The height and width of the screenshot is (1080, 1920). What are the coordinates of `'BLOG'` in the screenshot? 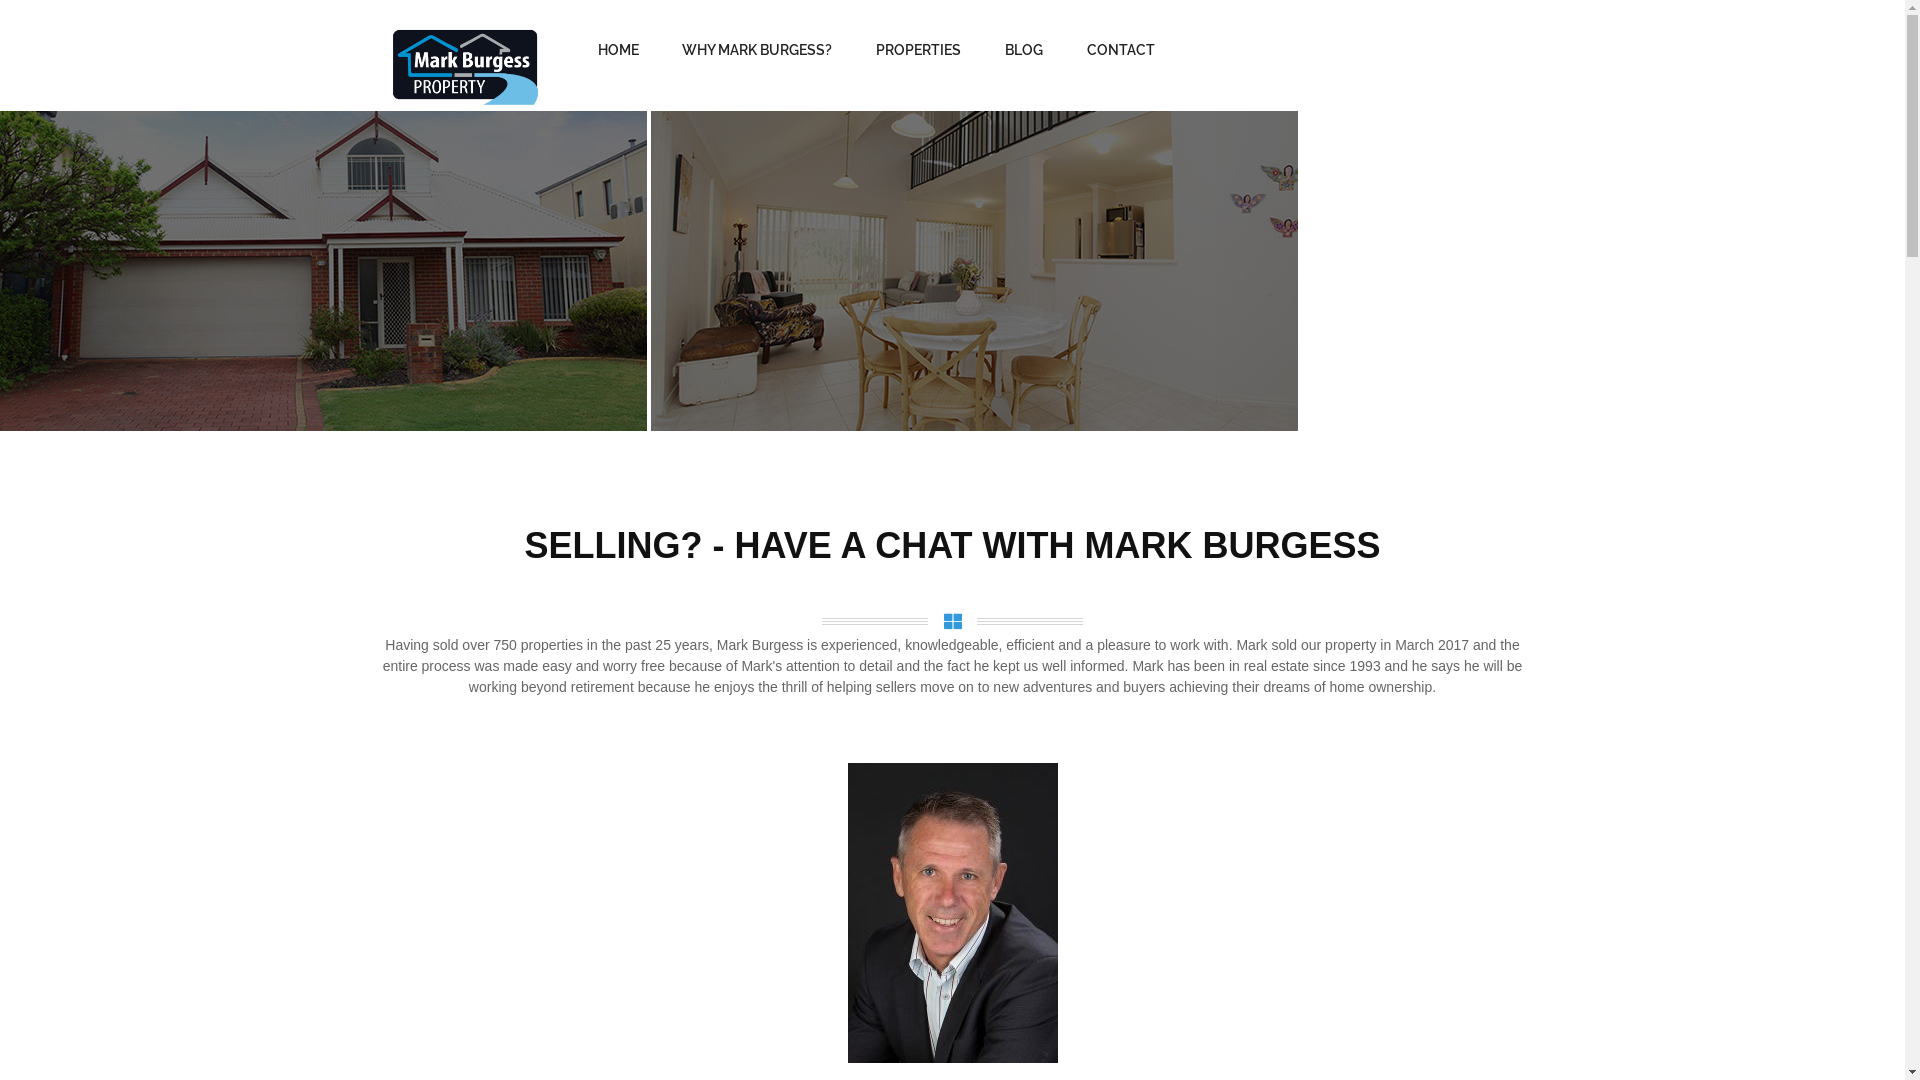 It's located at (1023, 49).